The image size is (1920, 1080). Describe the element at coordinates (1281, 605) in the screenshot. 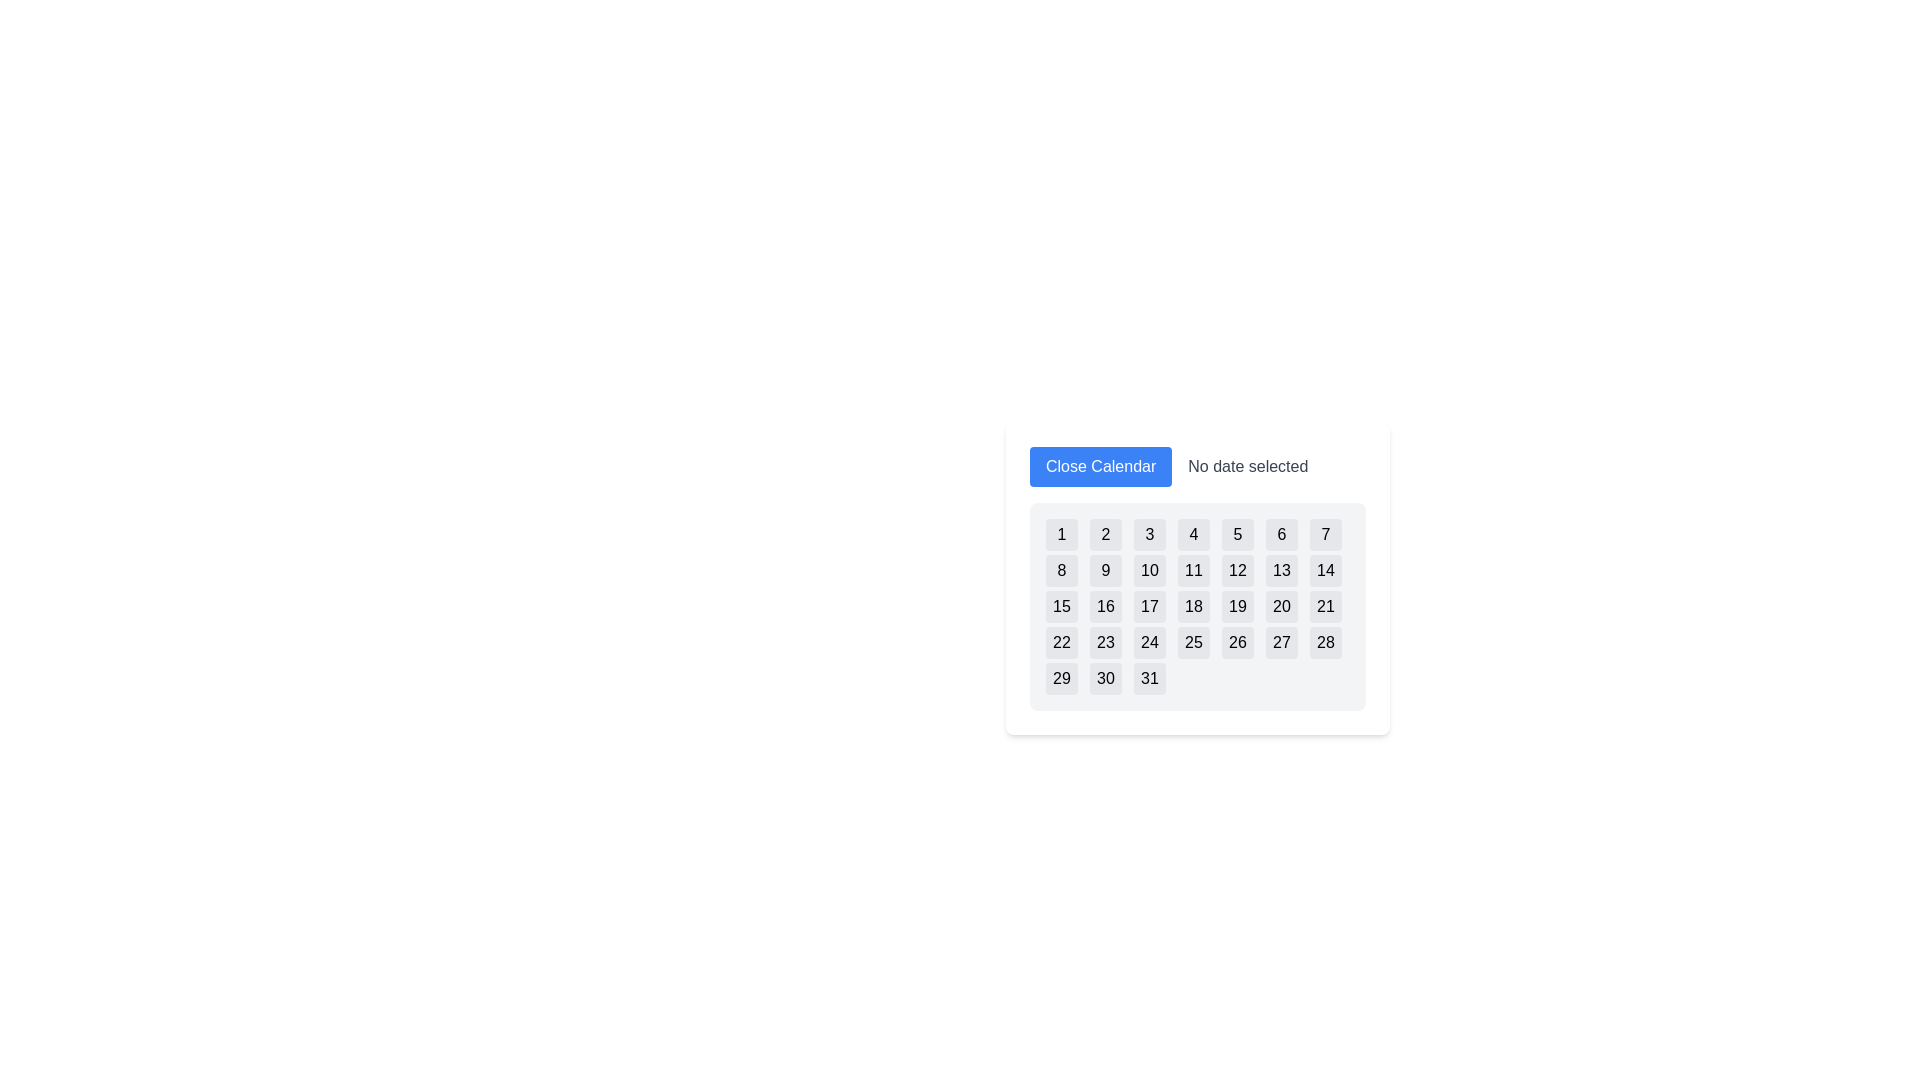

I see `the gray square button with rounded edges displaying the numeral '20'` at that location.